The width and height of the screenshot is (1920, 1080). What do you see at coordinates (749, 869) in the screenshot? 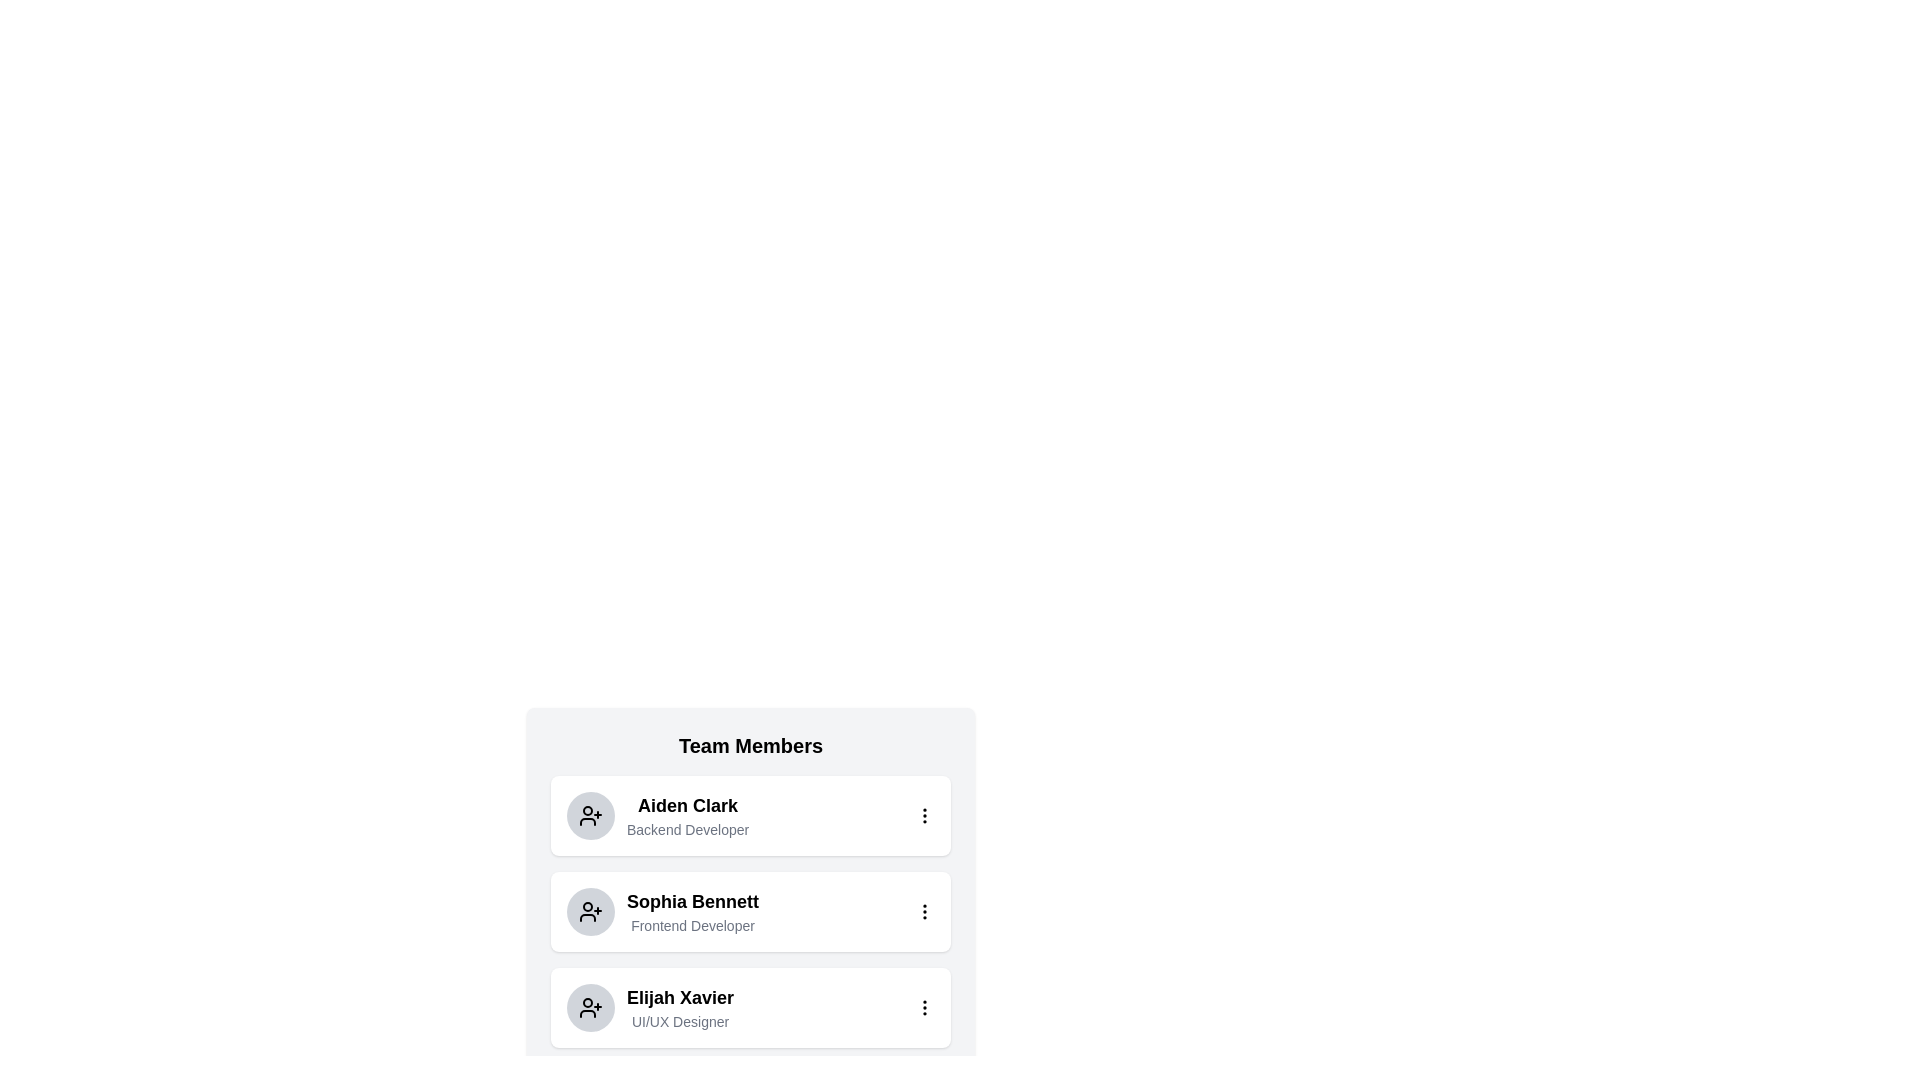
I see `the list item displaying information about team member 'Sophia Bennett', who is a Frontend Developer, located within the 'Team Members' list` at bounding box center [749, 869].